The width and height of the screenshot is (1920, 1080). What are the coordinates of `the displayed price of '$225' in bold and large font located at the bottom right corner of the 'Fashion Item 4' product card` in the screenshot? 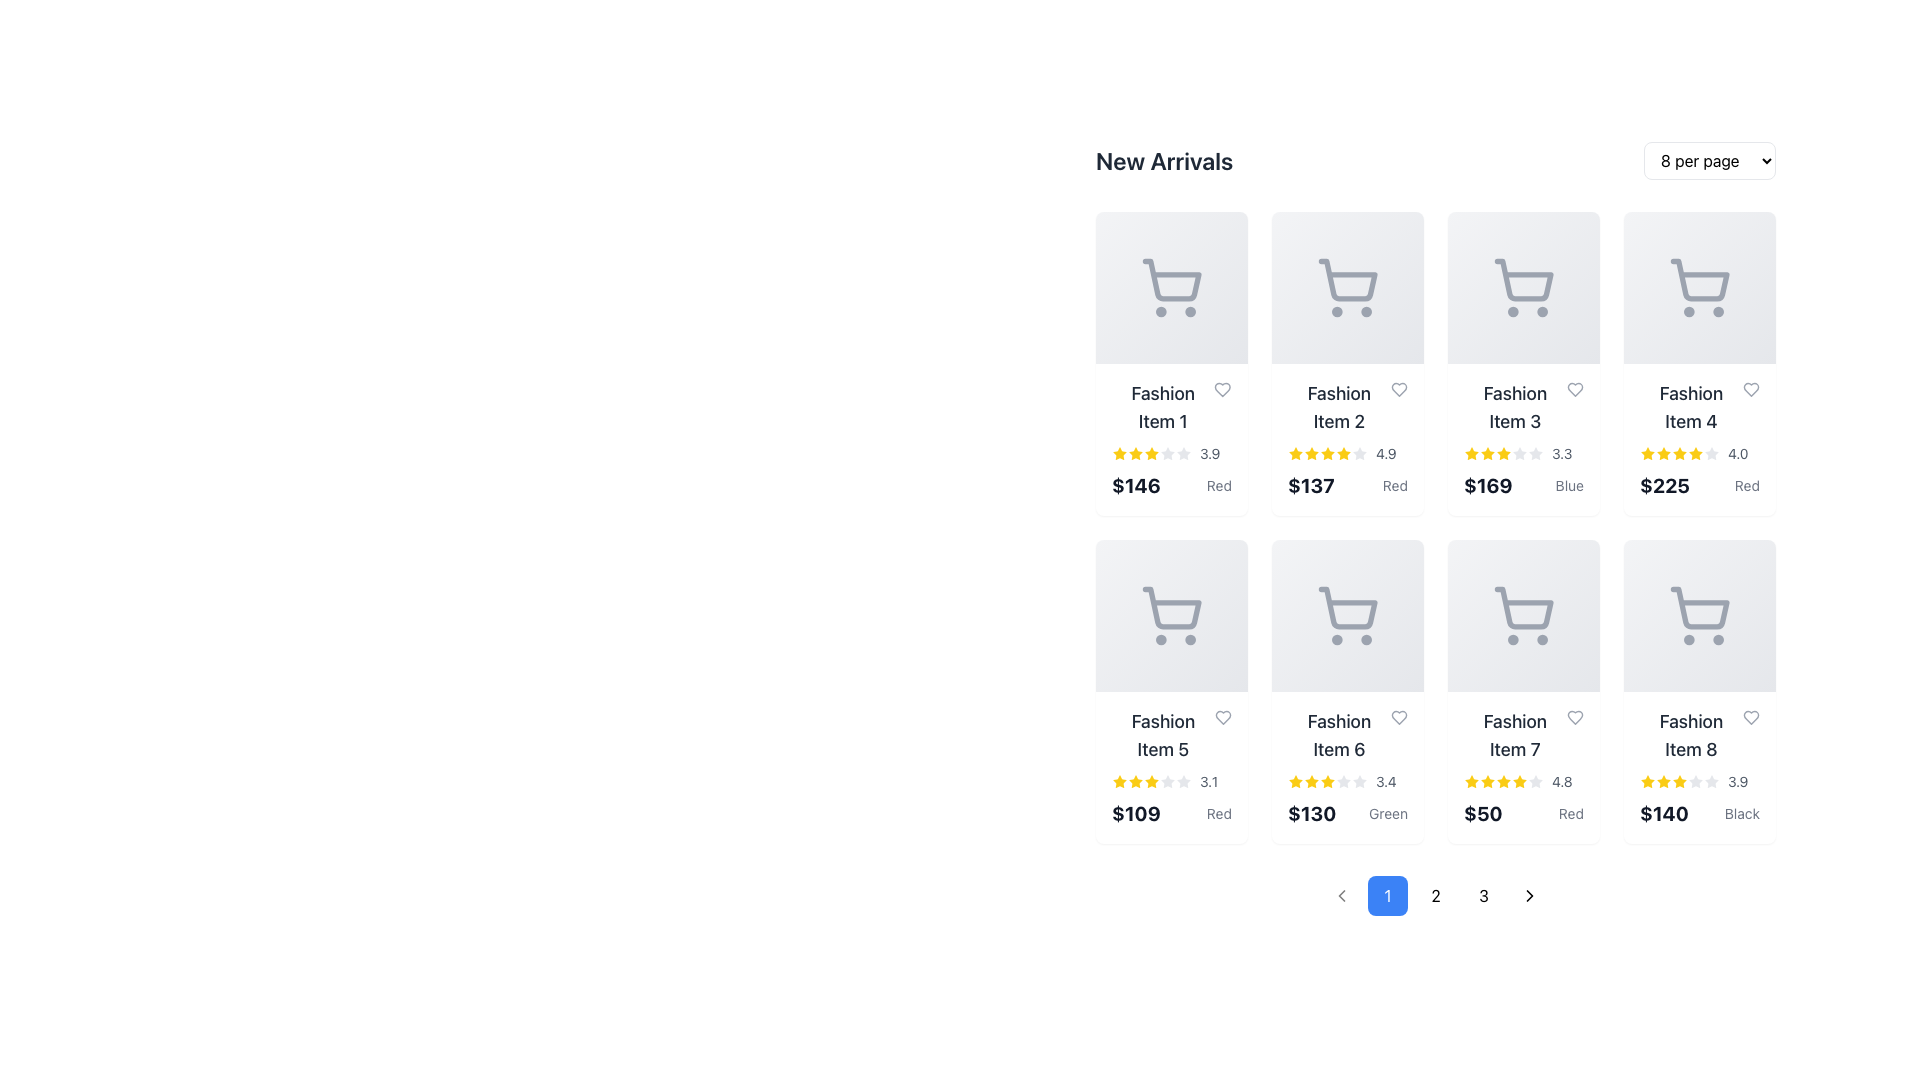 It's located at (1665, 486).